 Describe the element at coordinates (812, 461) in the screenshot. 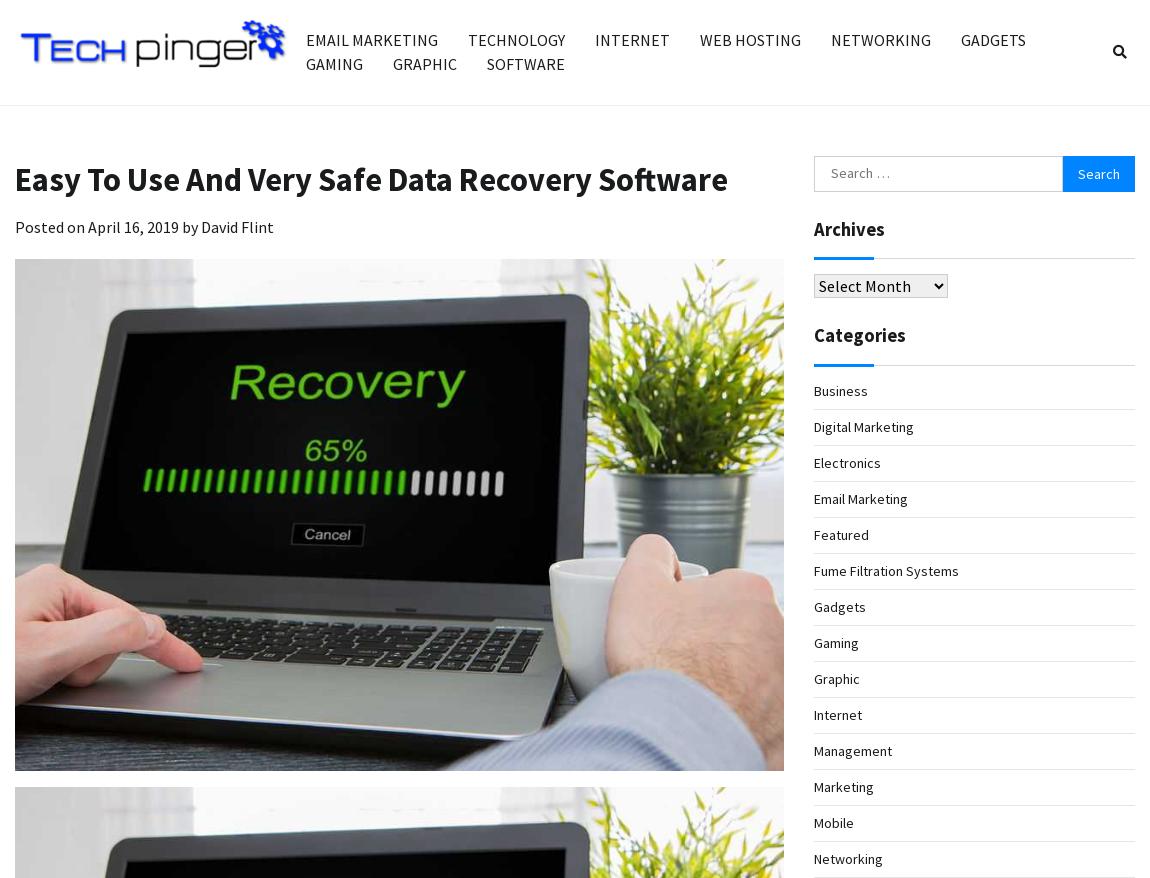

I see `'Electronics'` at that location.